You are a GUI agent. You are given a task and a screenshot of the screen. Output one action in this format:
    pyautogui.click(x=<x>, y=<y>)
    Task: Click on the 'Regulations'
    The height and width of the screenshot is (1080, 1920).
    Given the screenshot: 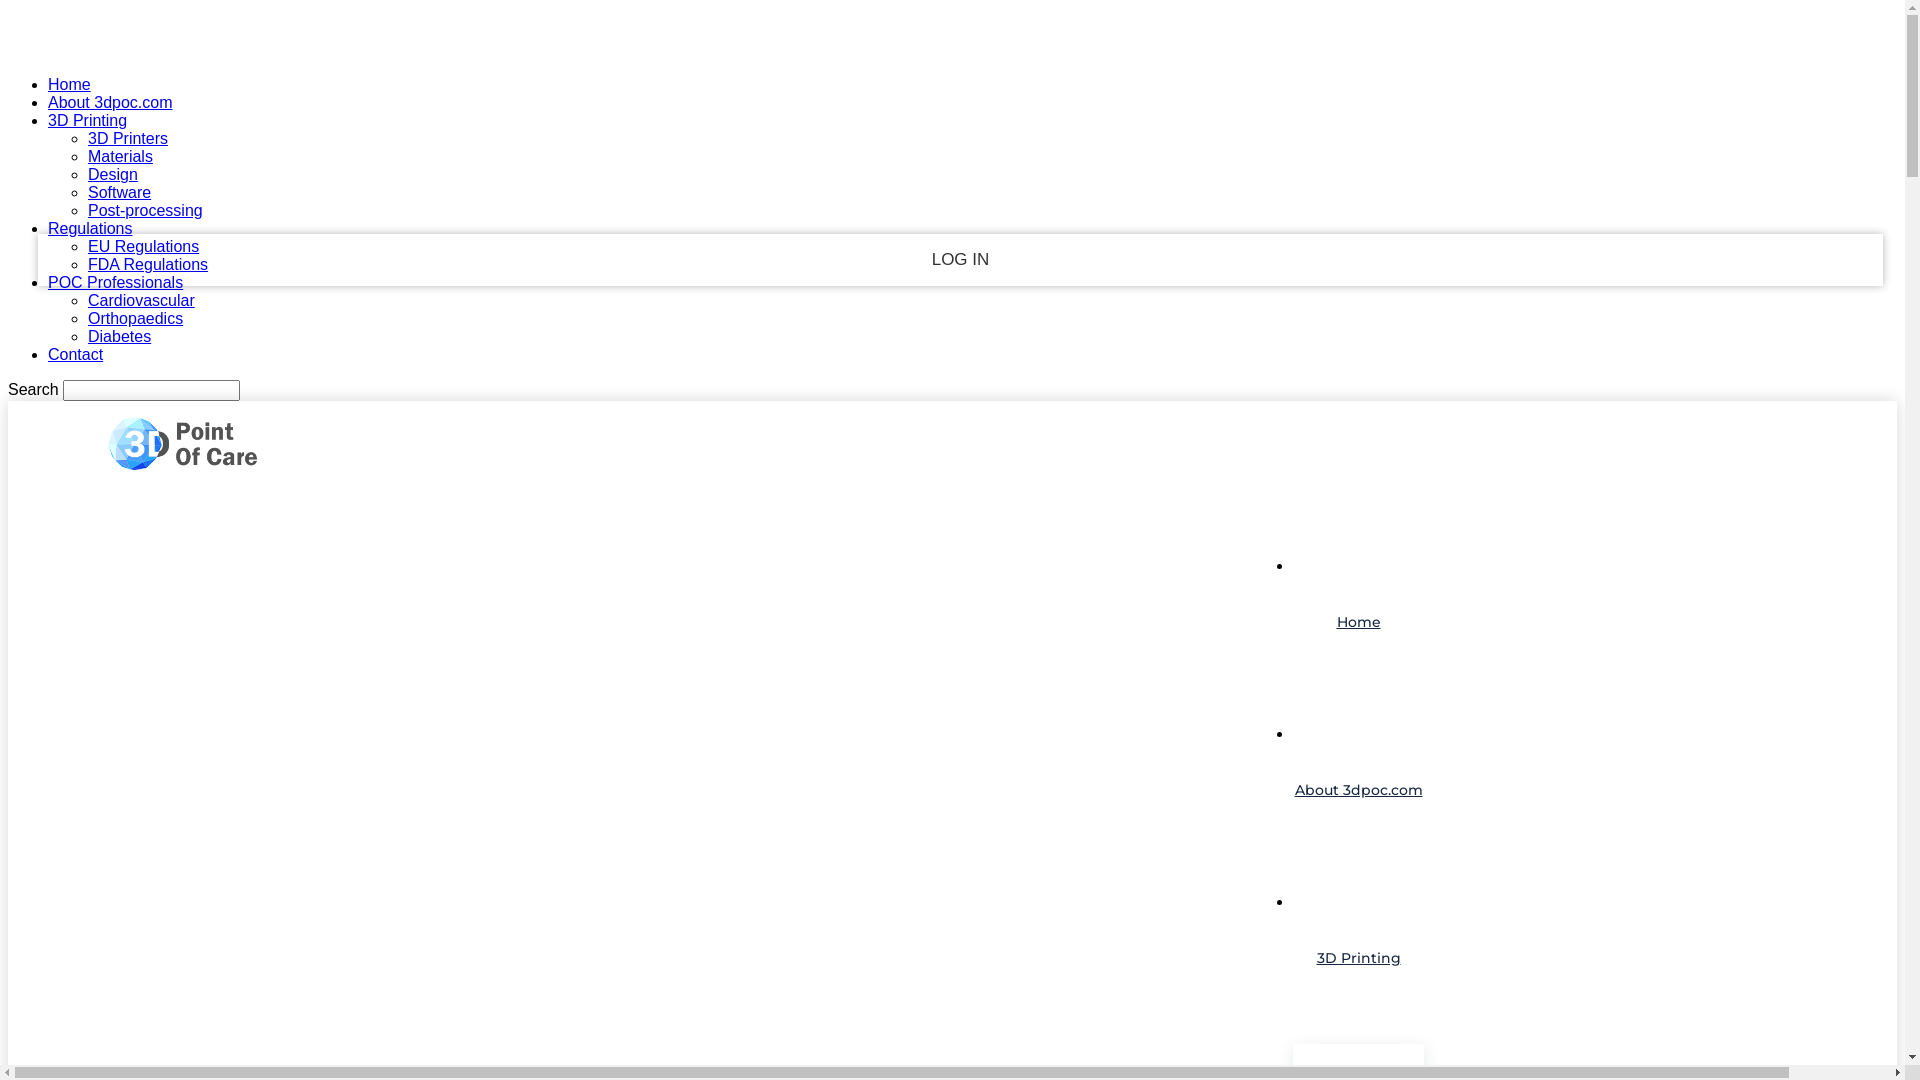 What is the action you would take?
    pyautogui.click(x=89, y=227)
    